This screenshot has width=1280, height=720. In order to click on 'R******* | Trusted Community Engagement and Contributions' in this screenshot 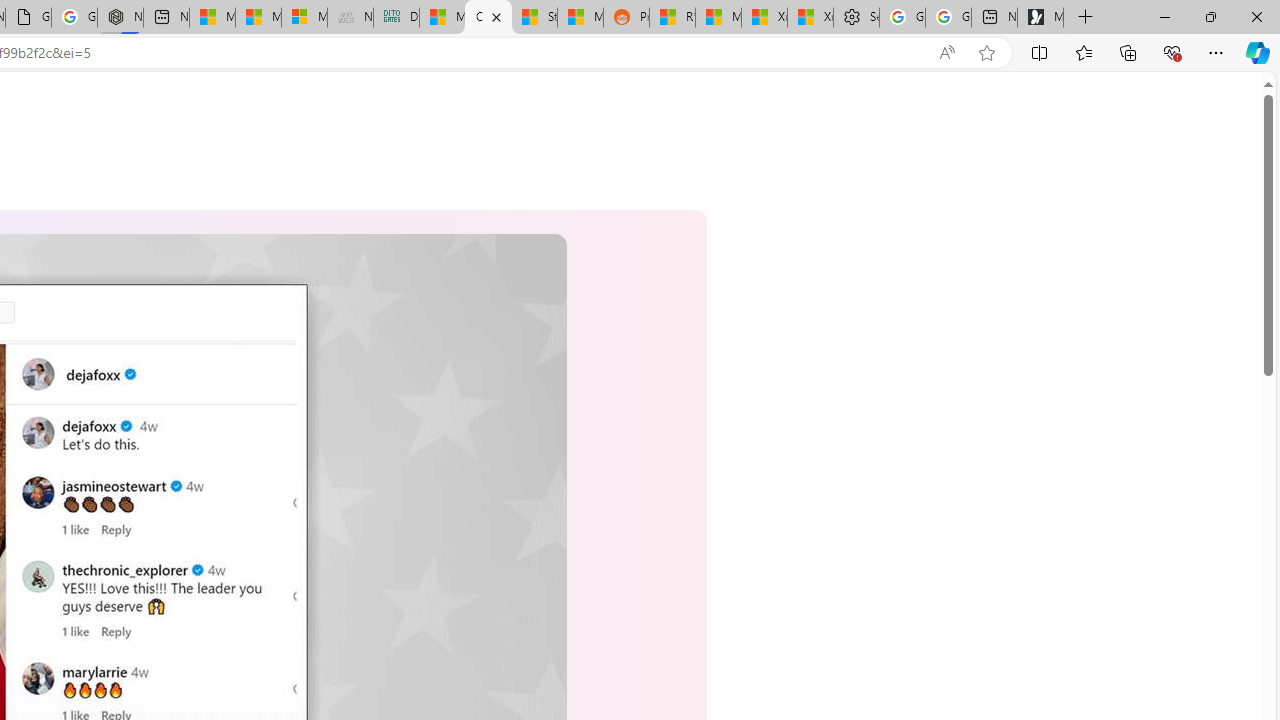, I will do `click(672, 17)`.